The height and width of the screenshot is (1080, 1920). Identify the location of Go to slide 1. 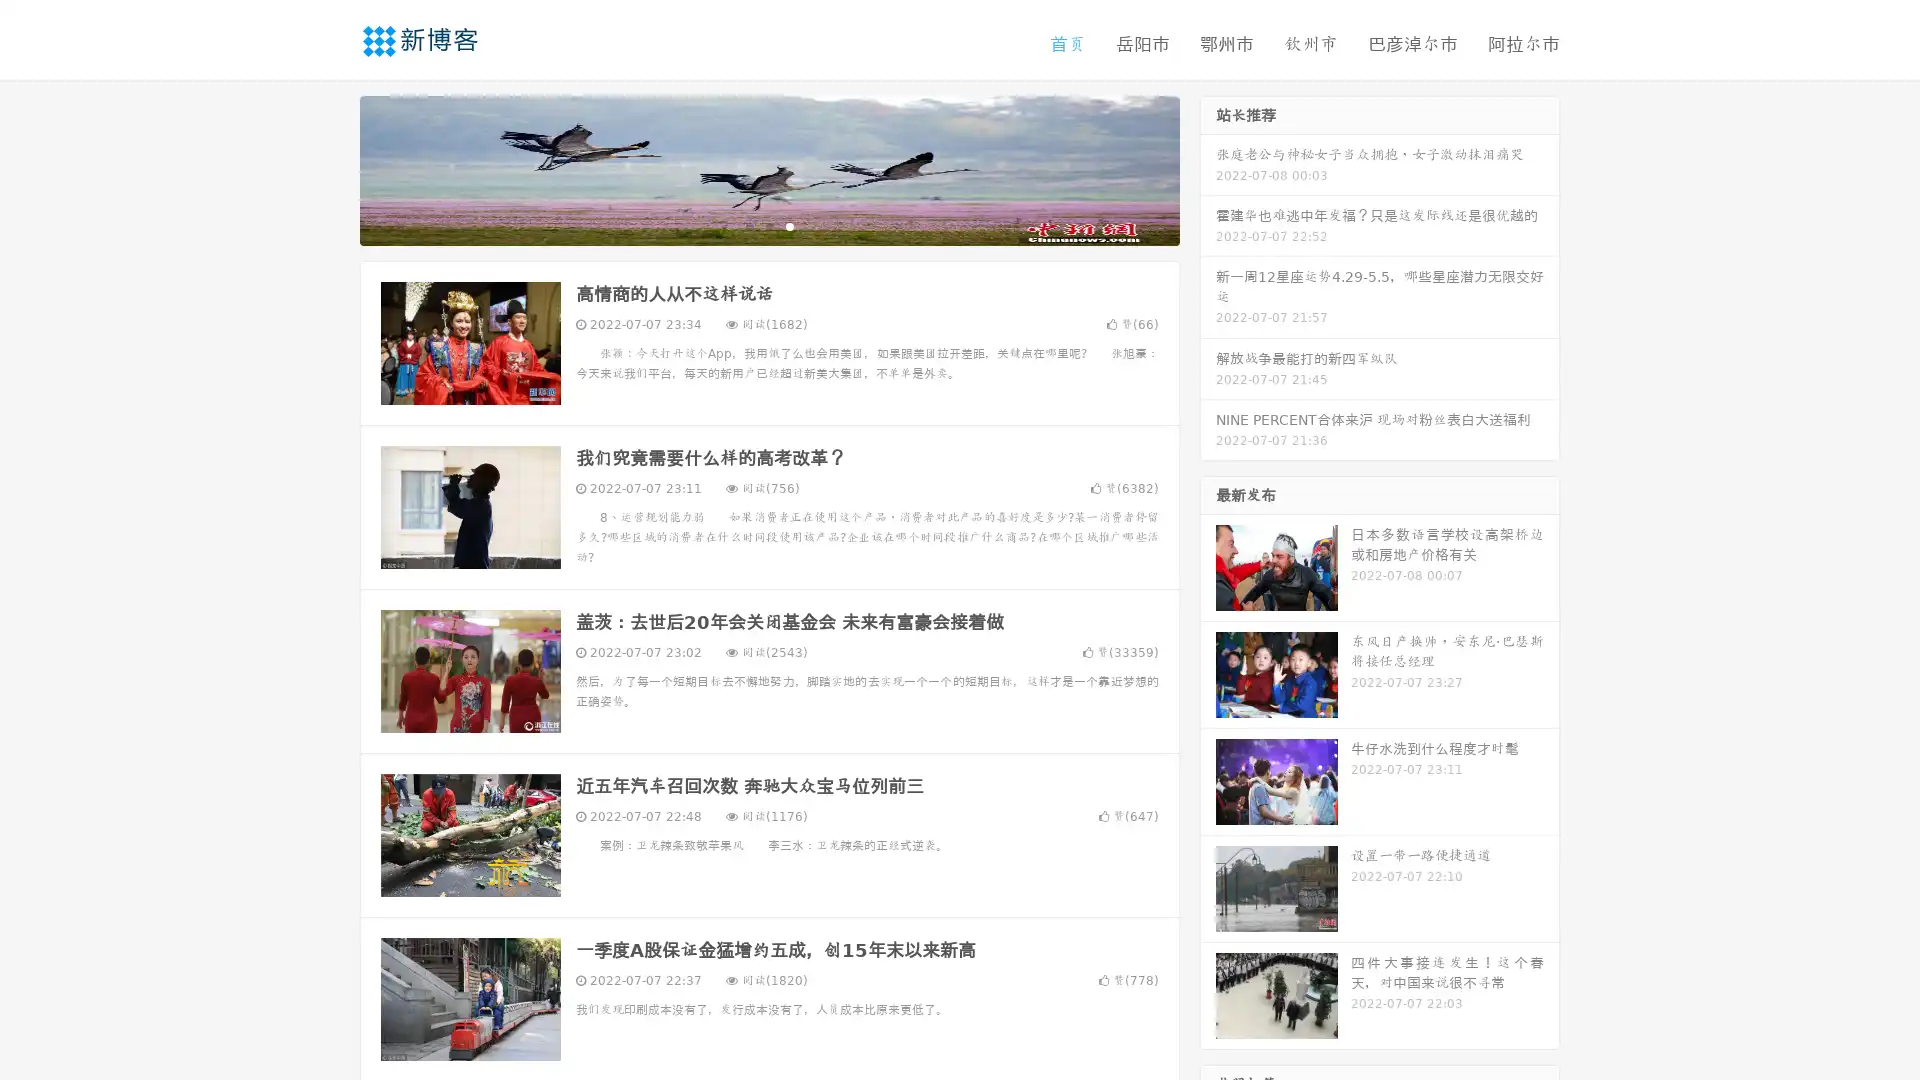
(748, 225).